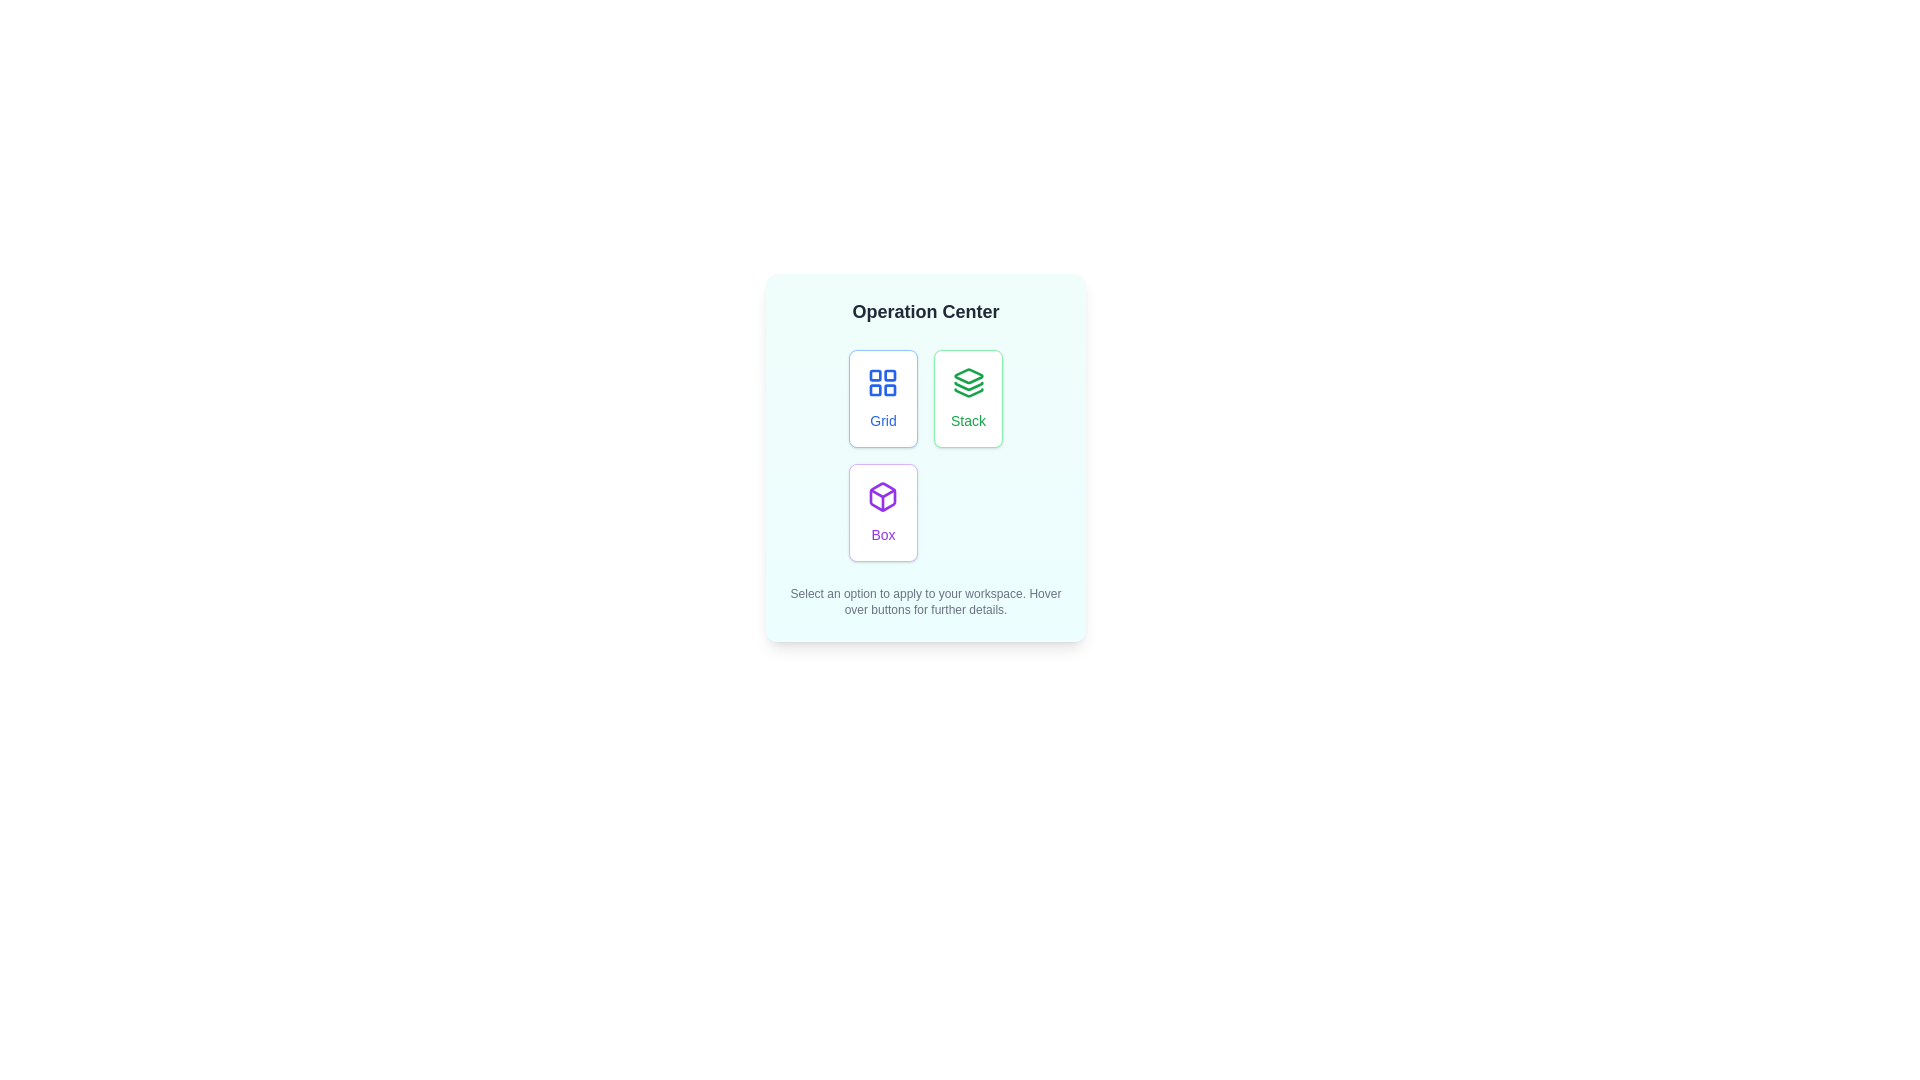  What do you see at coordinates (882, 512) in the screenshot?
I see `the selectable option button labeled 'Box' to activate interaction` at bounding box center [882, 512].